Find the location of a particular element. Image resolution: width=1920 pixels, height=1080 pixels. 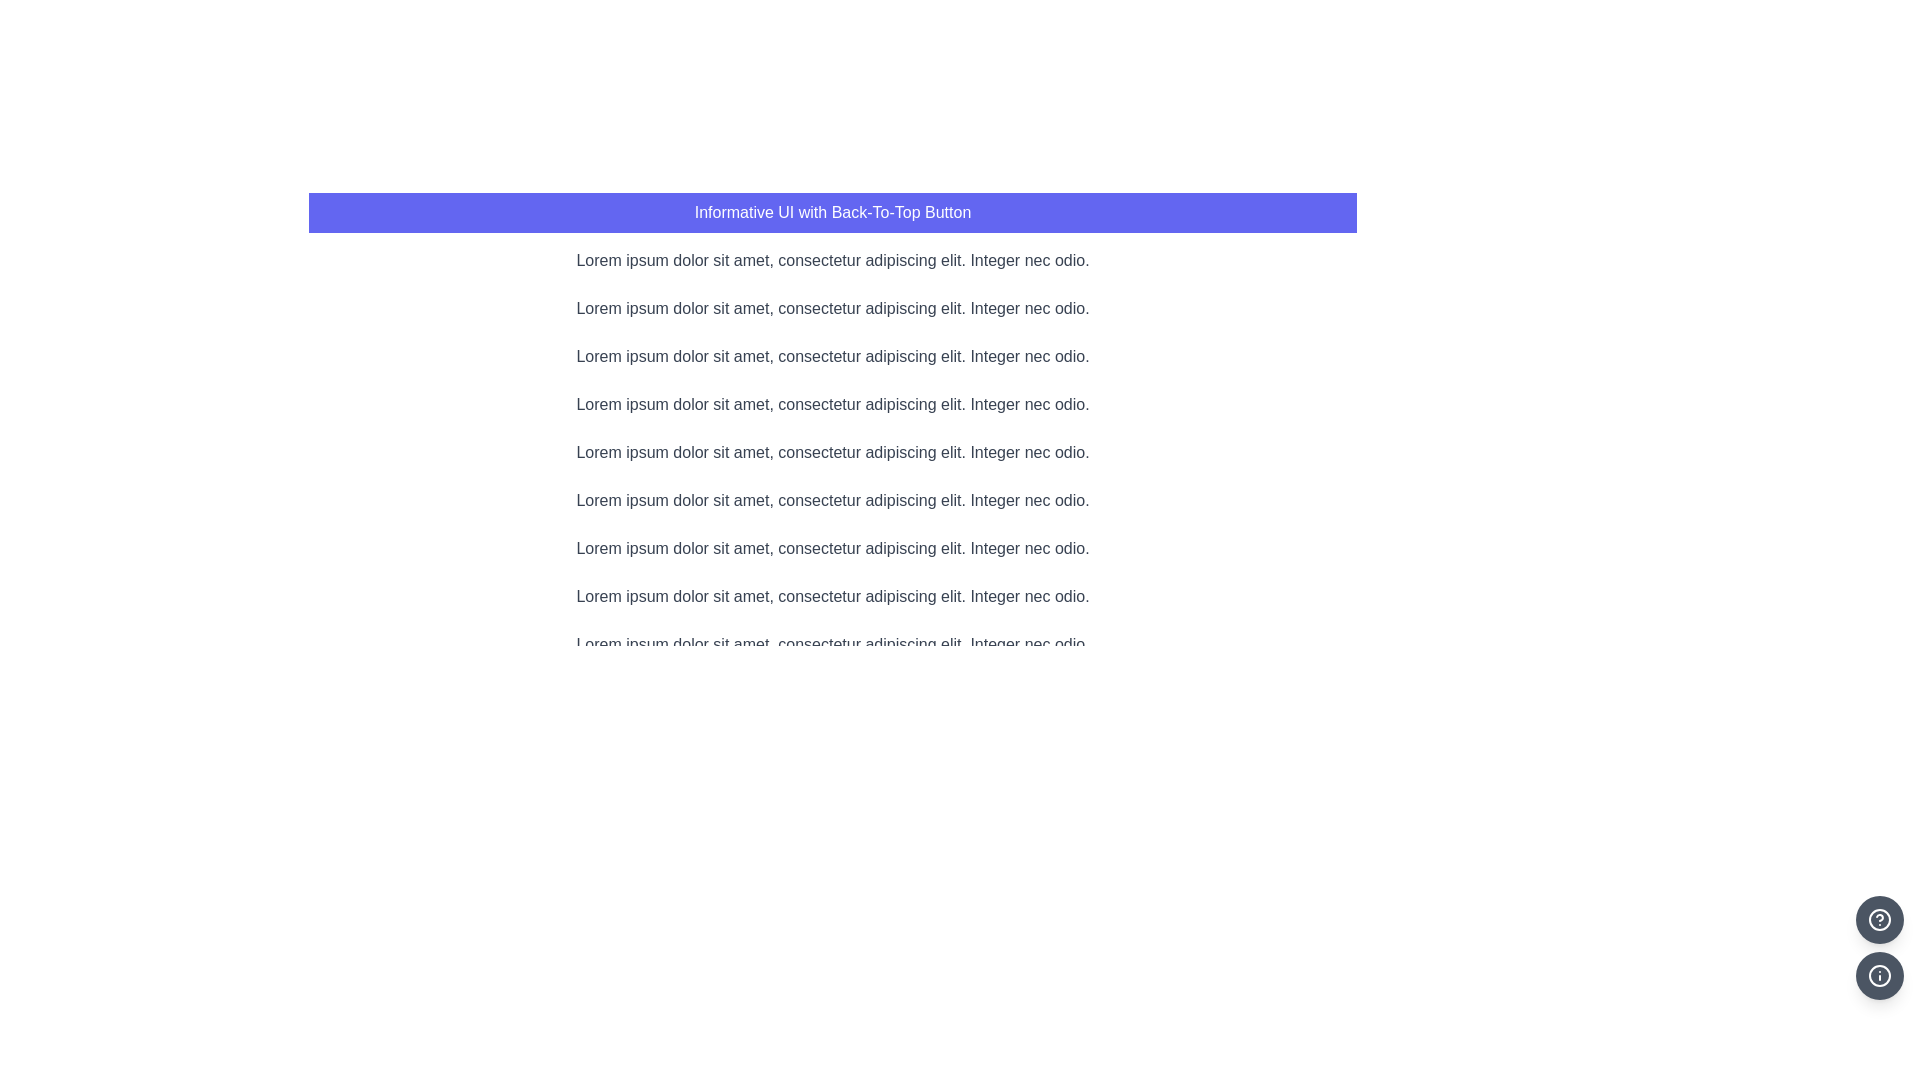

the fifth gray text label displaying 'Lorem ipsum dolor sit amet, consectetur adipiscing elit. Integer nec odio.' in the vertical list of text items is located at coordinates (833, 452).